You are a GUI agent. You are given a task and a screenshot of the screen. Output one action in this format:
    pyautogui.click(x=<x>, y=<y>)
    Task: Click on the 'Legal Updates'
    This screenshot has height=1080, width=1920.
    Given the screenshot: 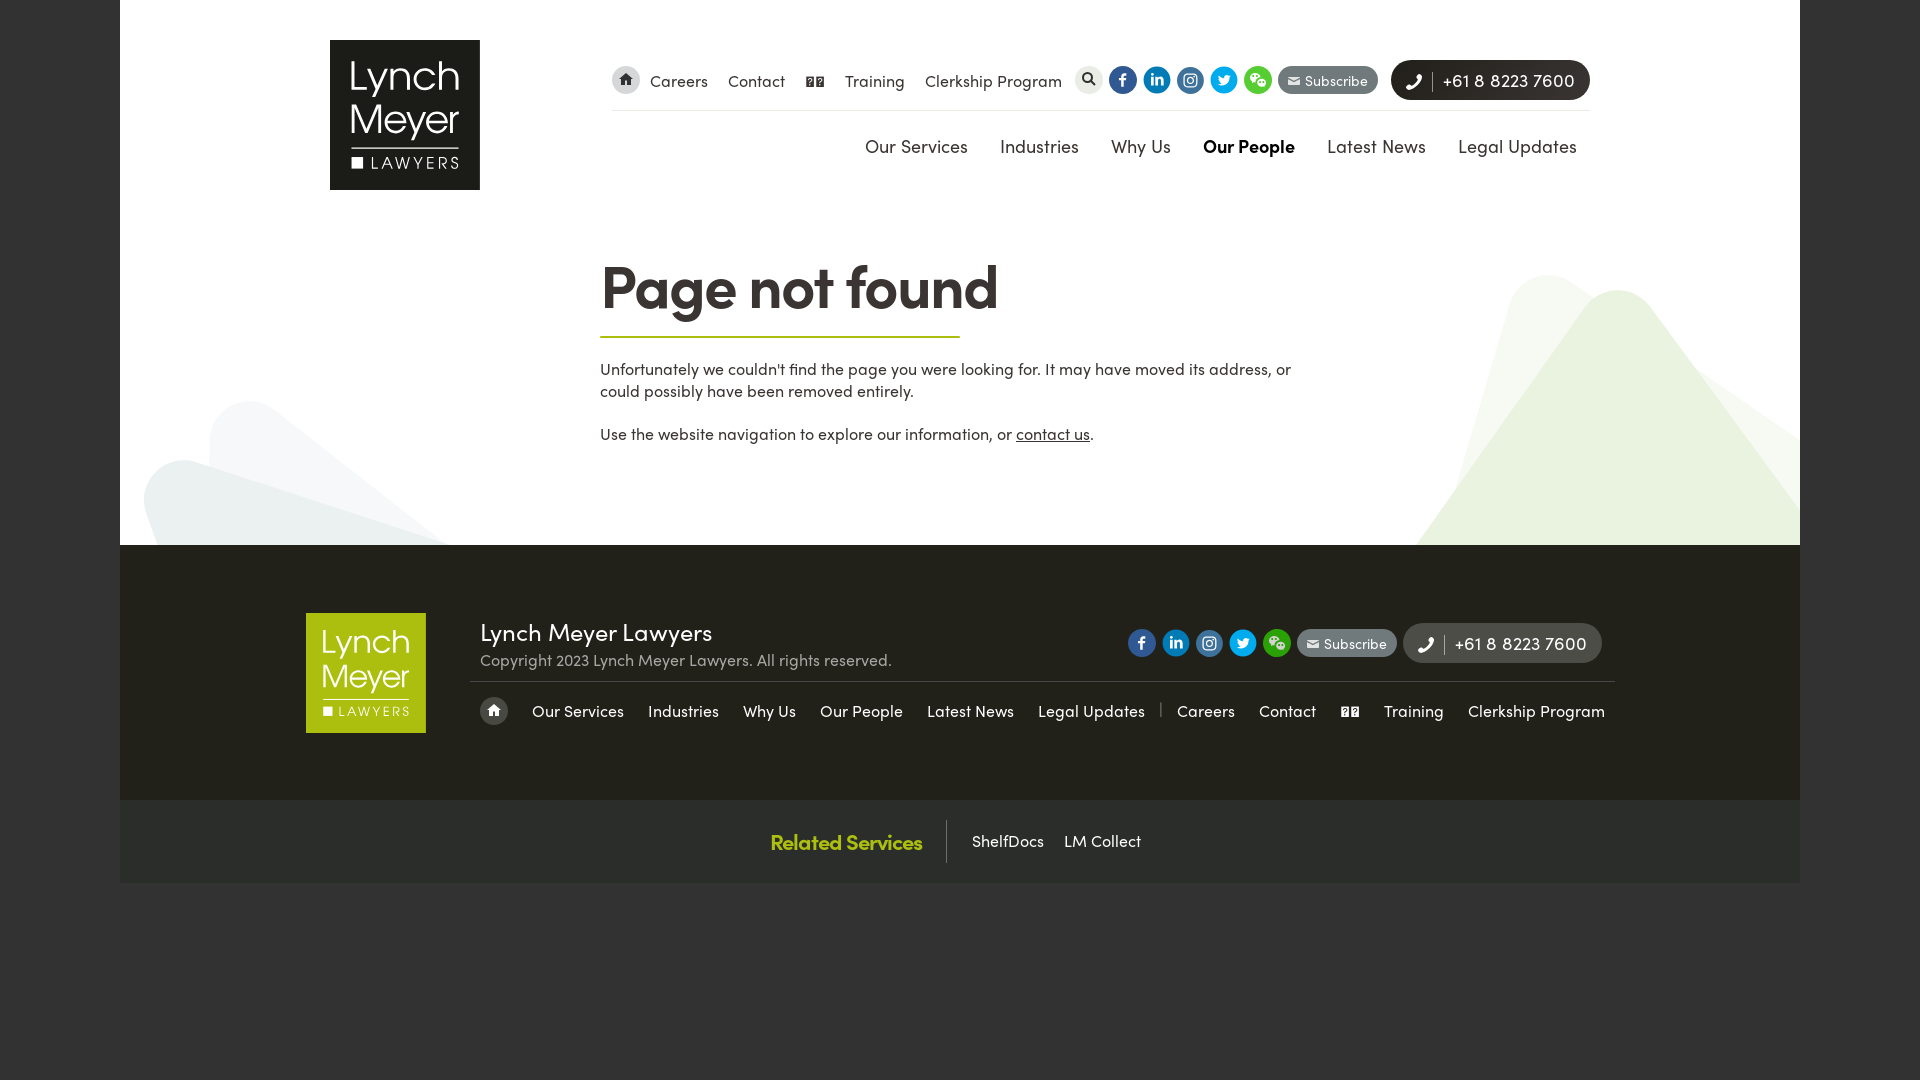 What is the action you would take?
    pyautogui.click(x=1516, y=144)
    